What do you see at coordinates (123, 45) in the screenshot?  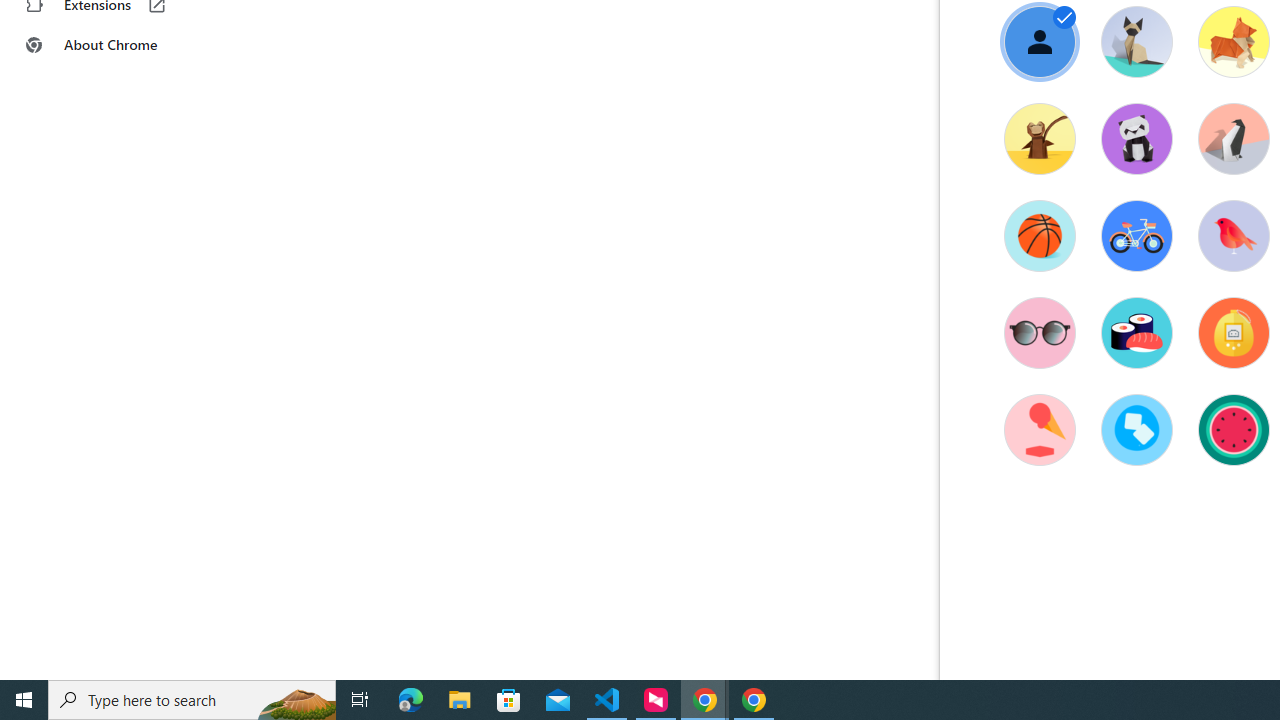 I see `'About Chrome'` at bounding box center [123, 45].